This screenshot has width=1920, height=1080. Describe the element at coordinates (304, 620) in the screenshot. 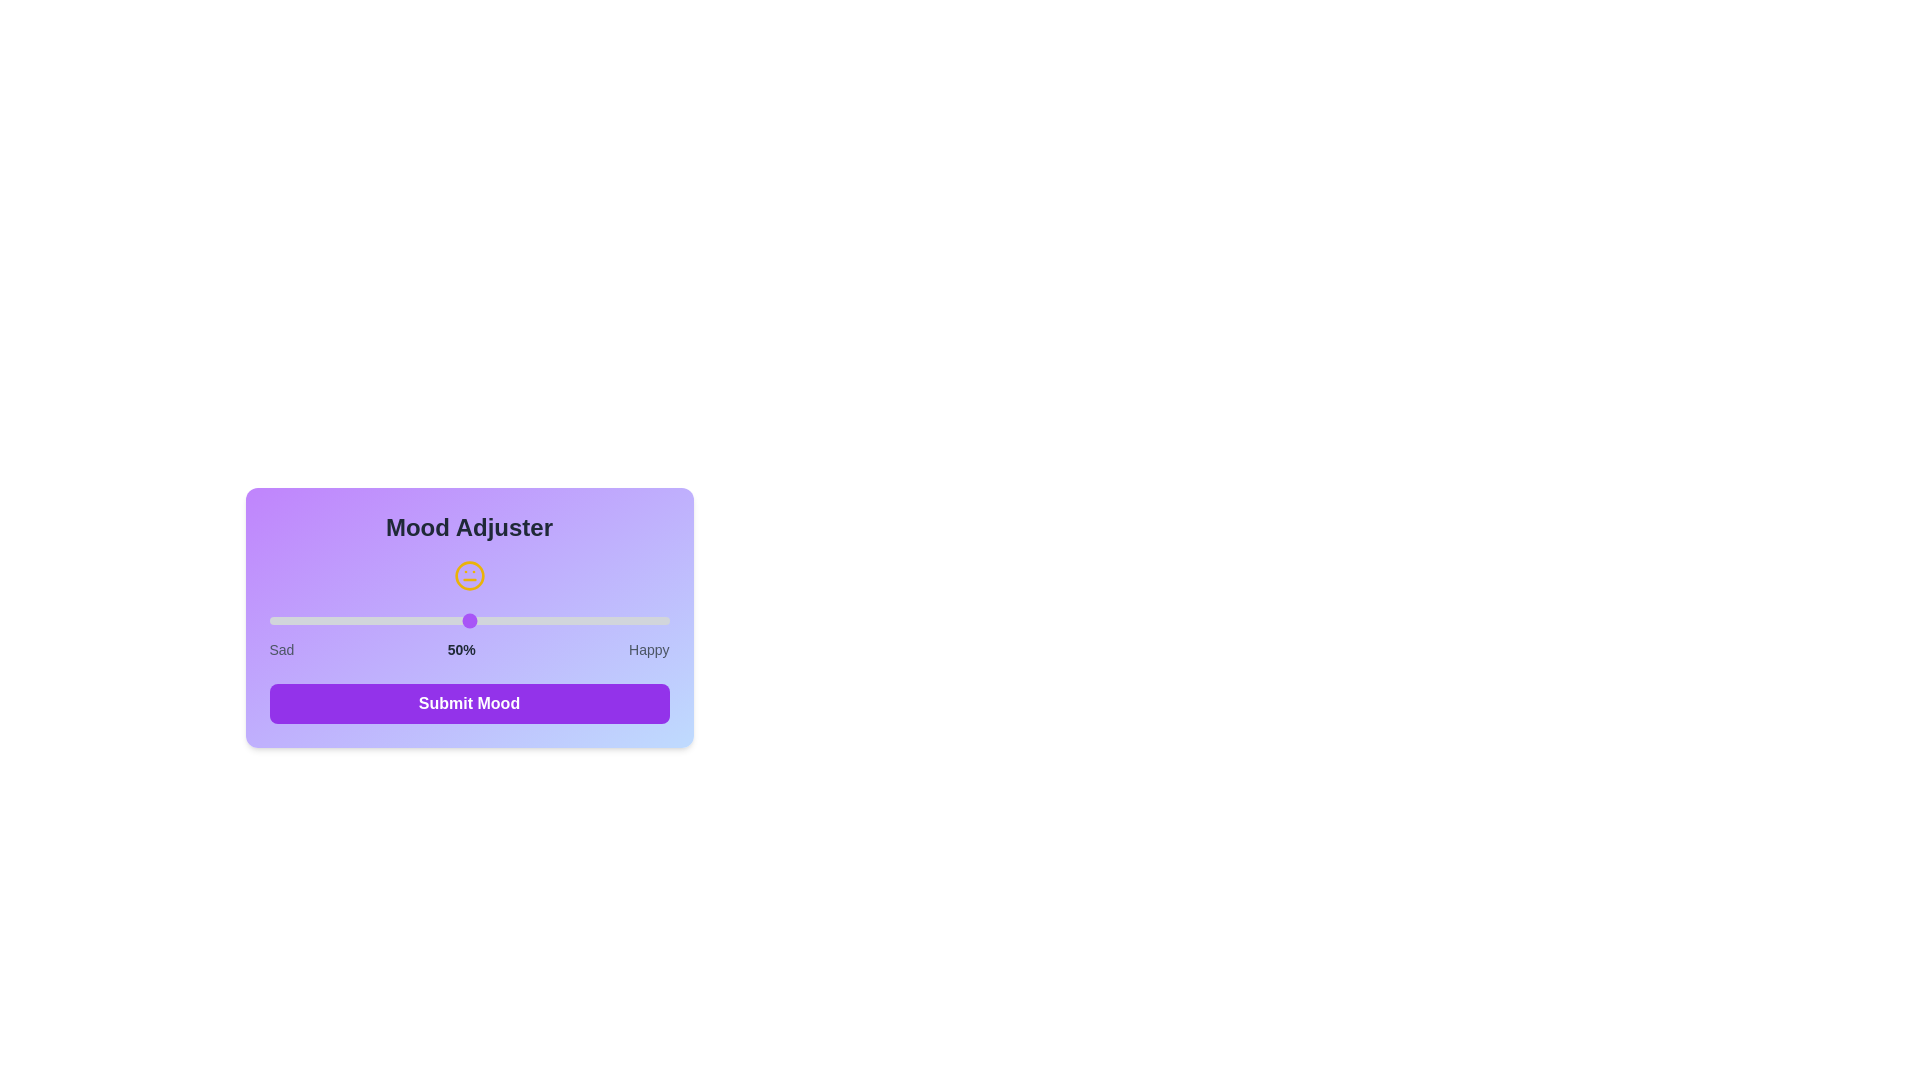

I see `the mood slider to 9% to observe the mood icon change` at that location.